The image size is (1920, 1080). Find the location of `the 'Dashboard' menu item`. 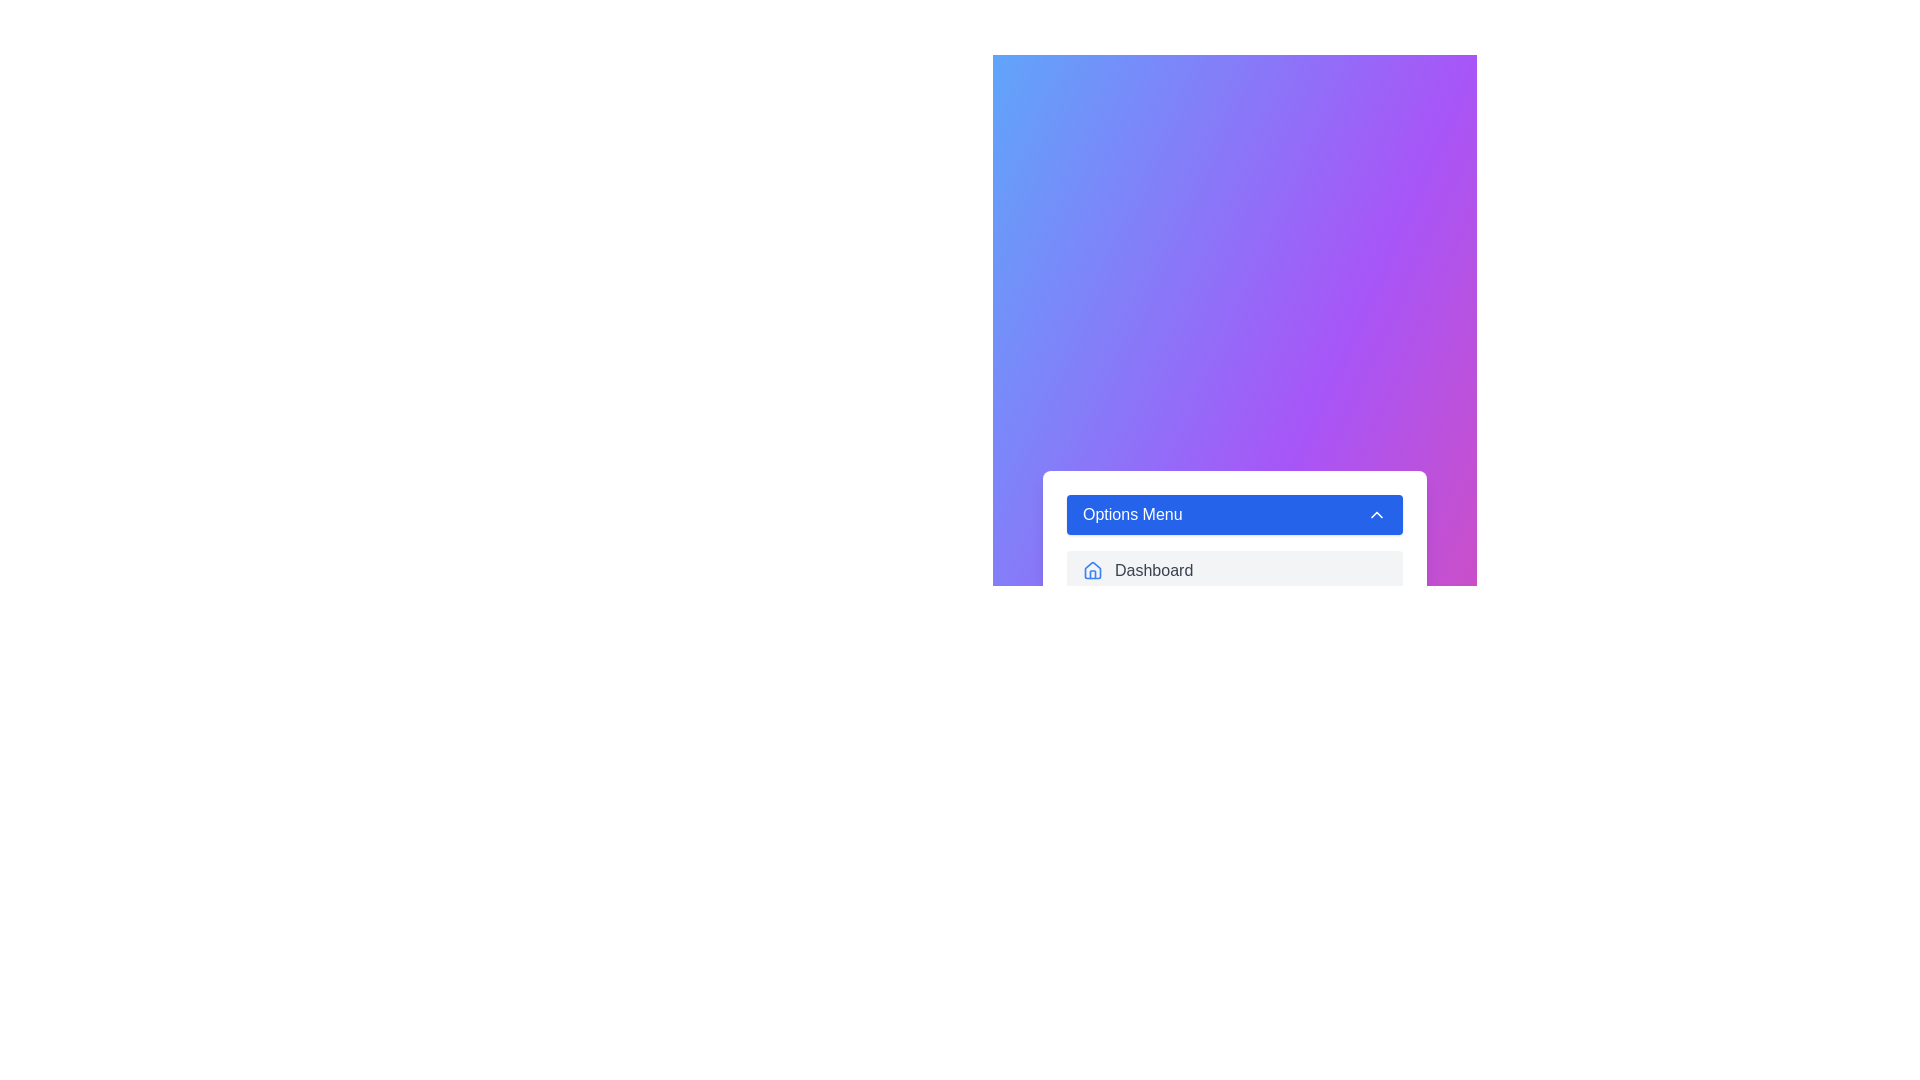

the 'Dashboard' menu item is located at coordinates (1233, 570).